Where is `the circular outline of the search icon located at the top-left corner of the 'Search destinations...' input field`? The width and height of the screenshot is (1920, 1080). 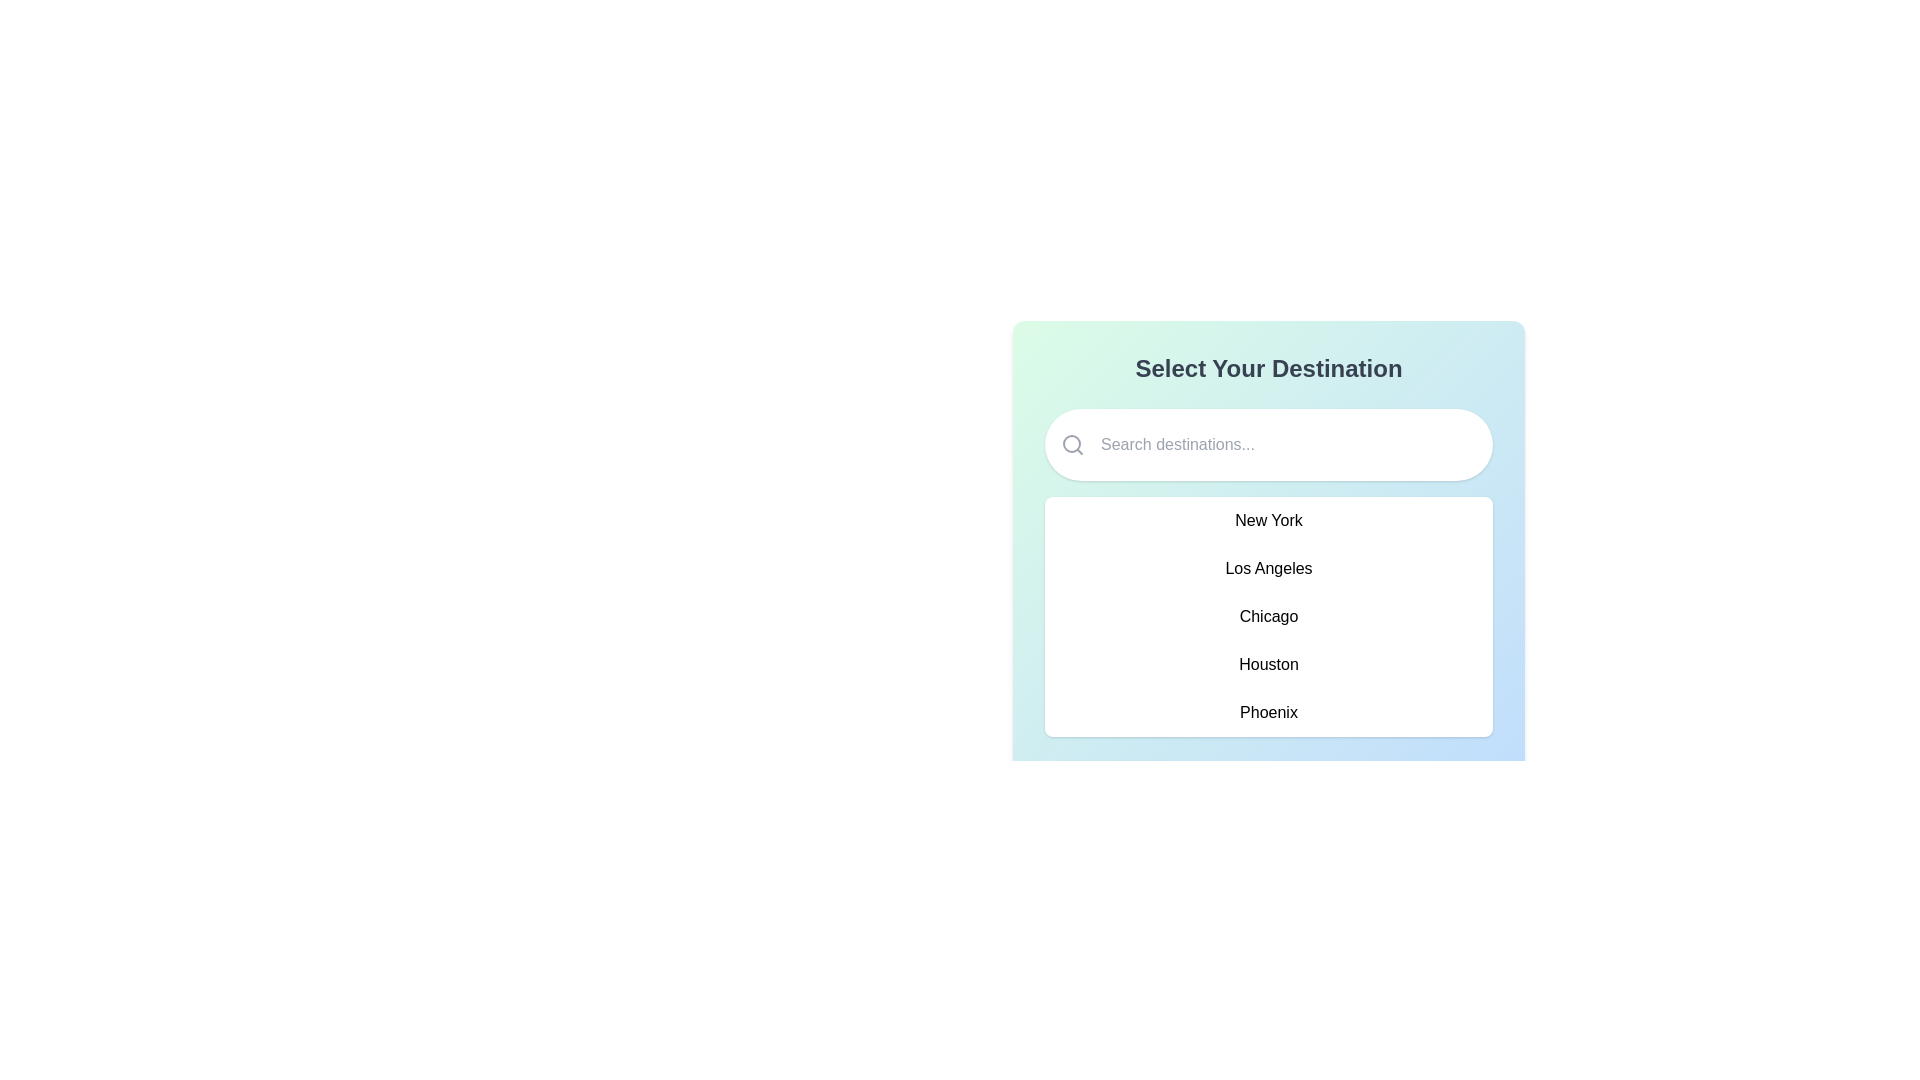 the circular outline of the search icon located at the top-left corner of the 'Search destinations...' input field is located at coordinates (1070, 442).